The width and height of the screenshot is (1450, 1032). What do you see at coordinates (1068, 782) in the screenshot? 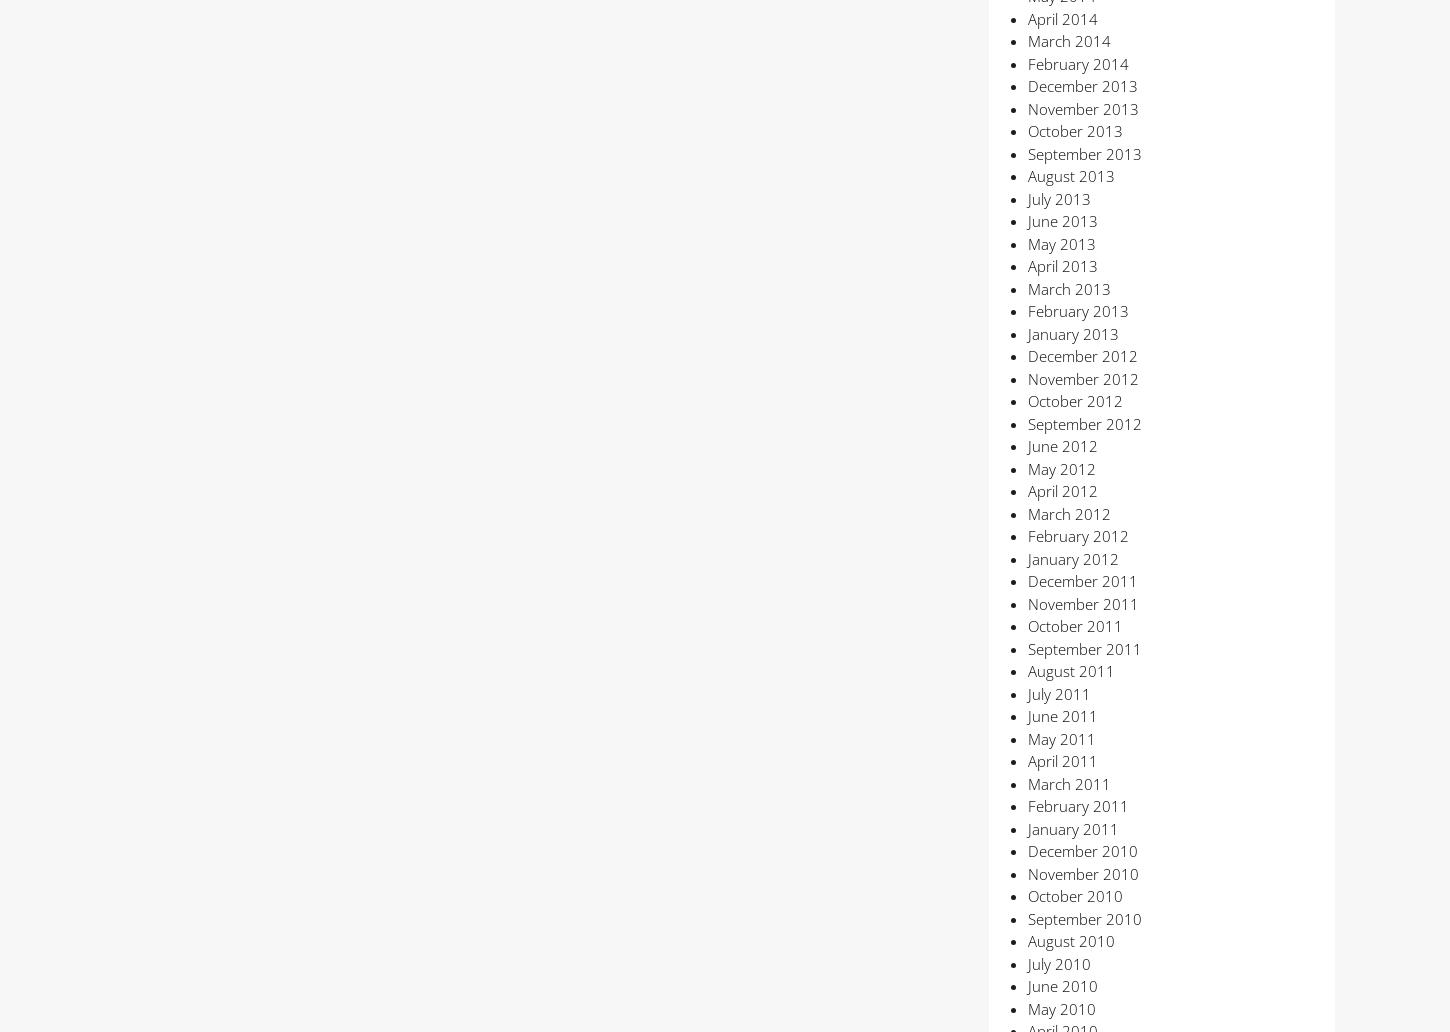
I see `'March 2011'` at bounding box center [1068, 782].